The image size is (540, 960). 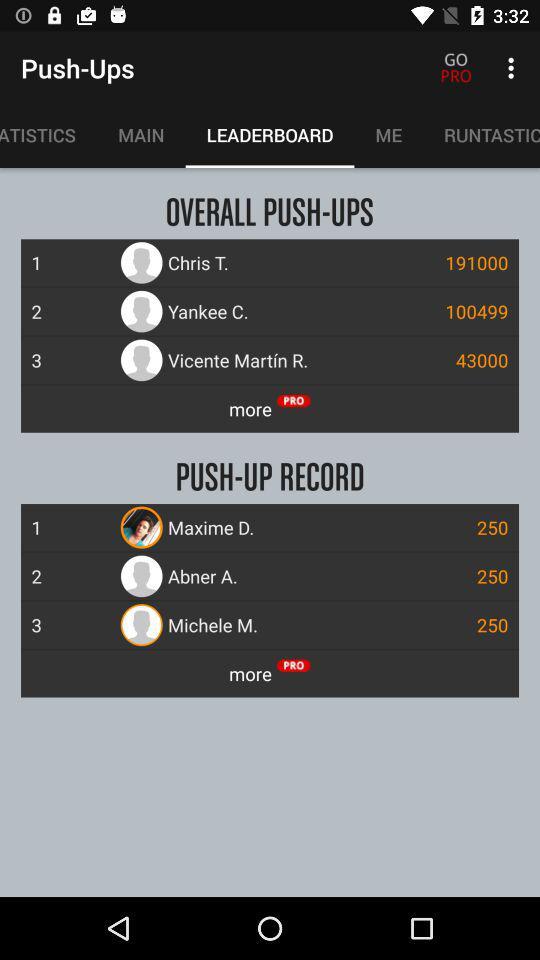 I want to click on the statistics item, so click(x=48, y=134).